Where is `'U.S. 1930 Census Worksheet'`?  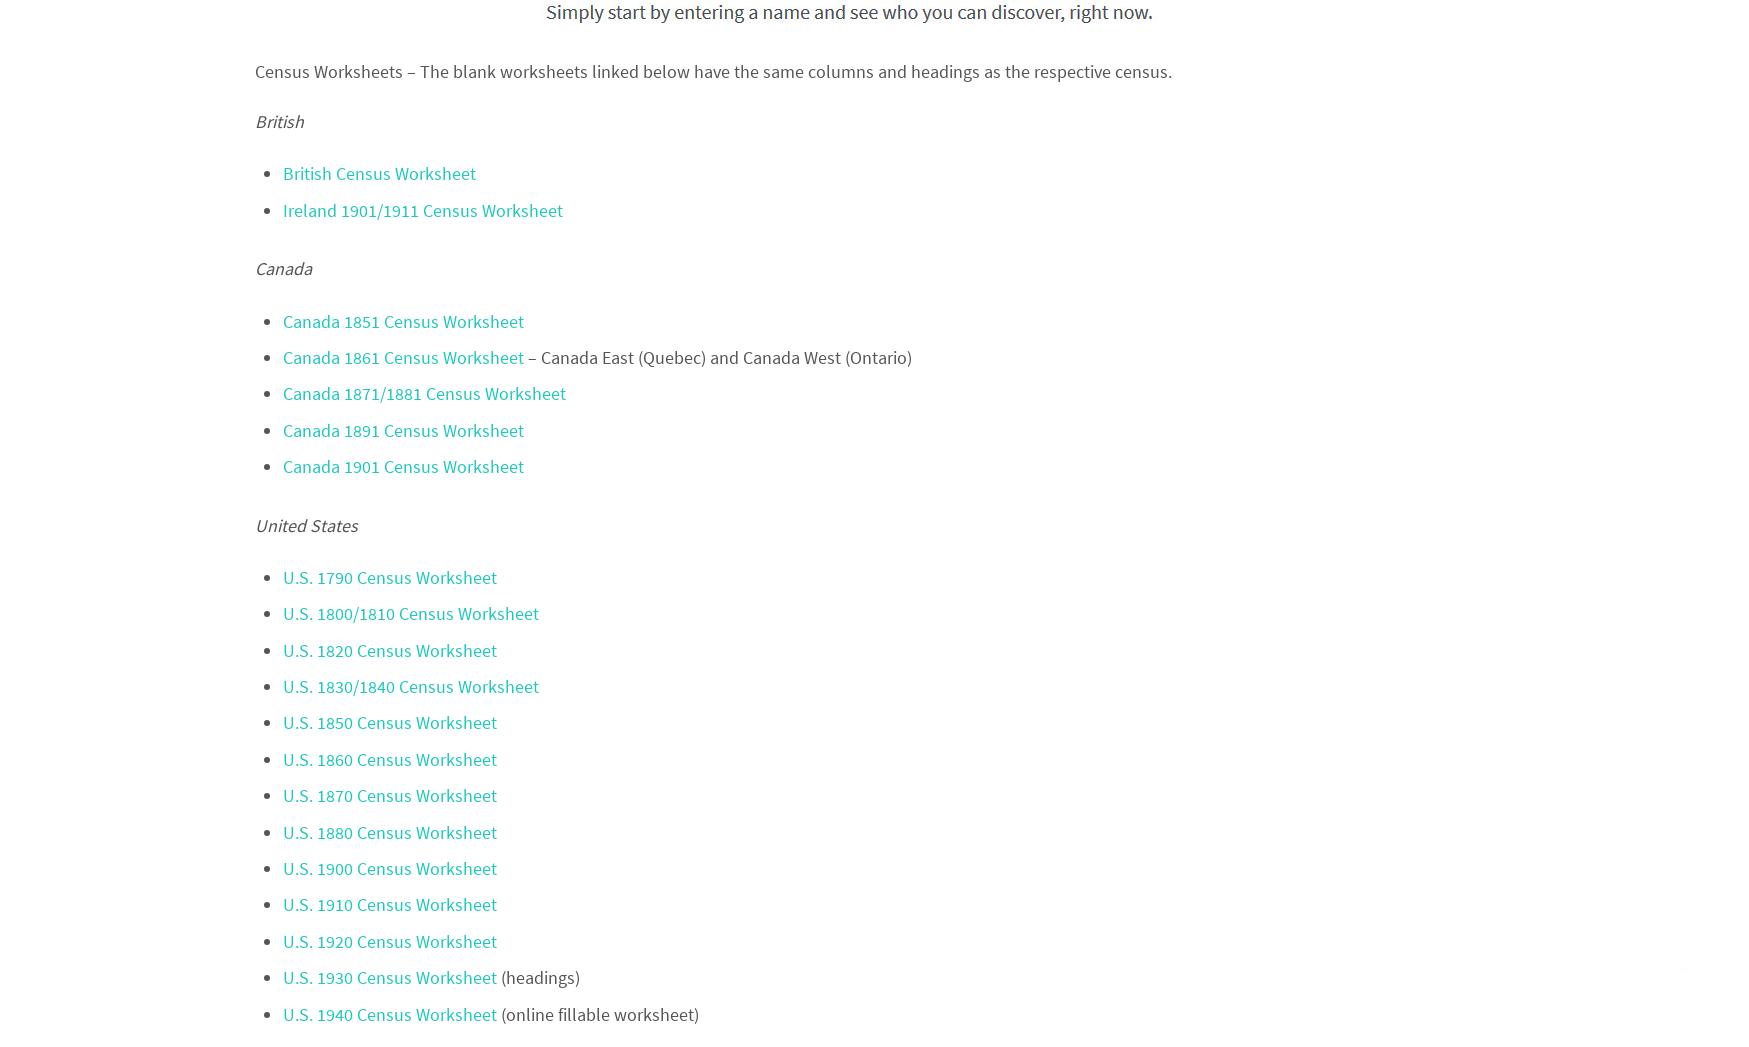 'U.S. 1930 Census Worksheet' is located at coordinates (281, 976).